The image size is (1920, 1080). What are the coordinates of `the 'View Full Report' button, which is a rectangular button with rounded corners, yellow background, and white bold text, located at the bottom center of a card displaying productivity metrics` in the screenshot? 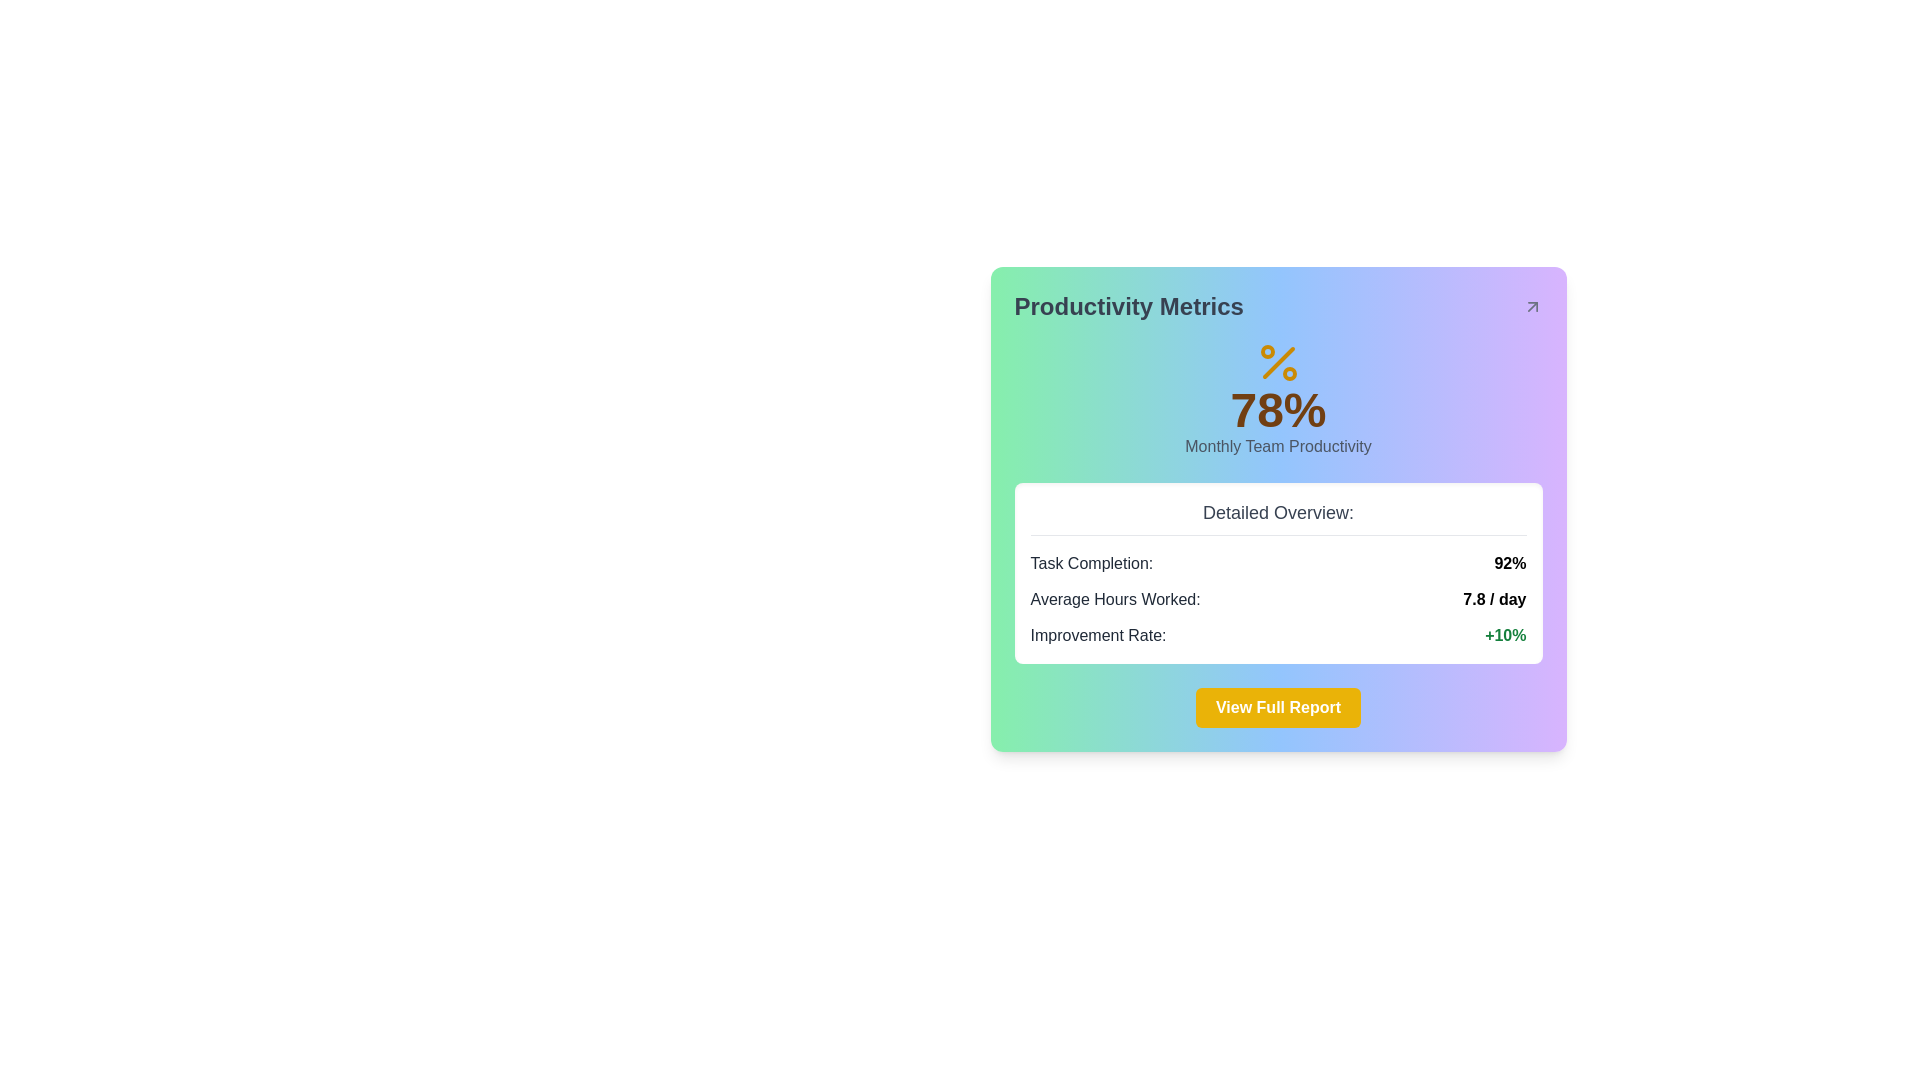 It's located at (1277, 707).